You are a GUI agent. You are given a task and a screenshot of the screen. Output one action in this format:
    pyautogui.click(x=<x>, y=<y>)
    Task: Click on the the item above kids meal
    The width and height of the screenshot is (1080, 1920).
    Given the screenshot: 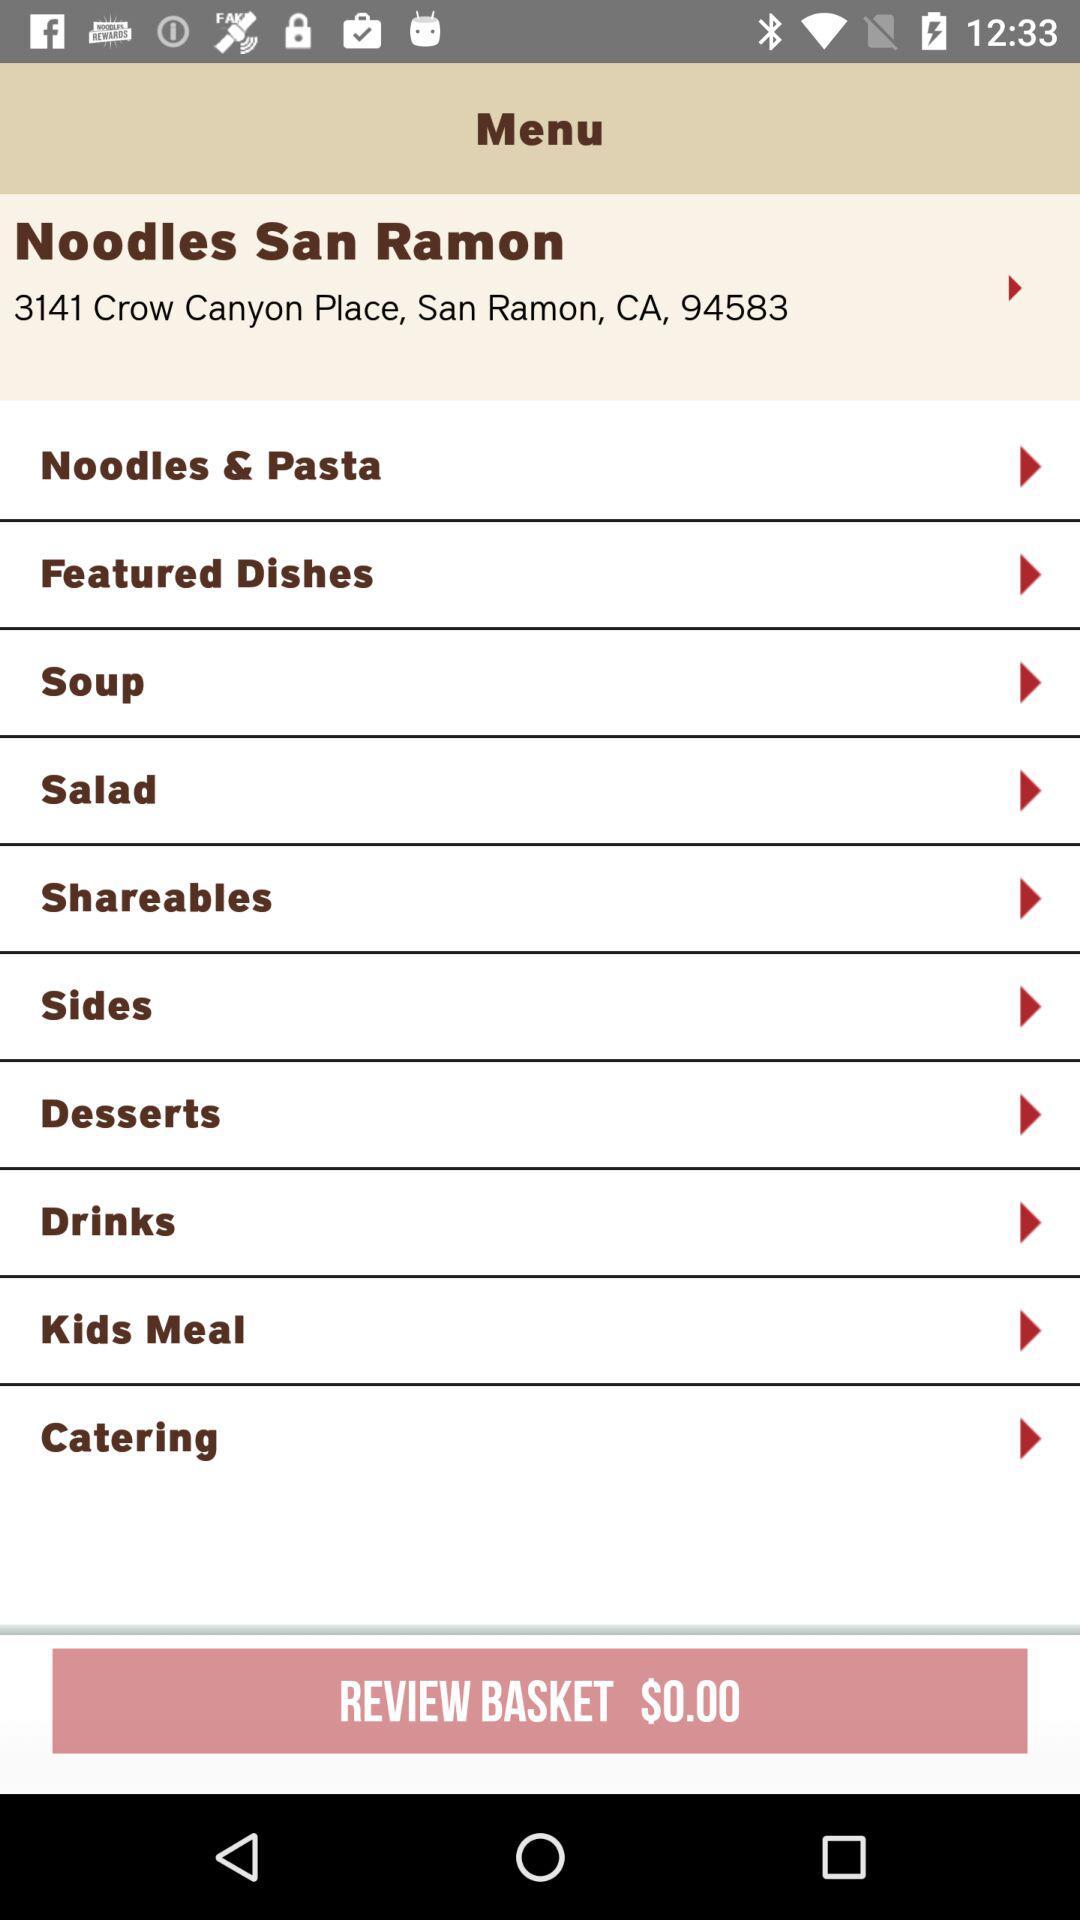 What is the action you would take?
    pyautogui.click(x=513, y=1219)
    